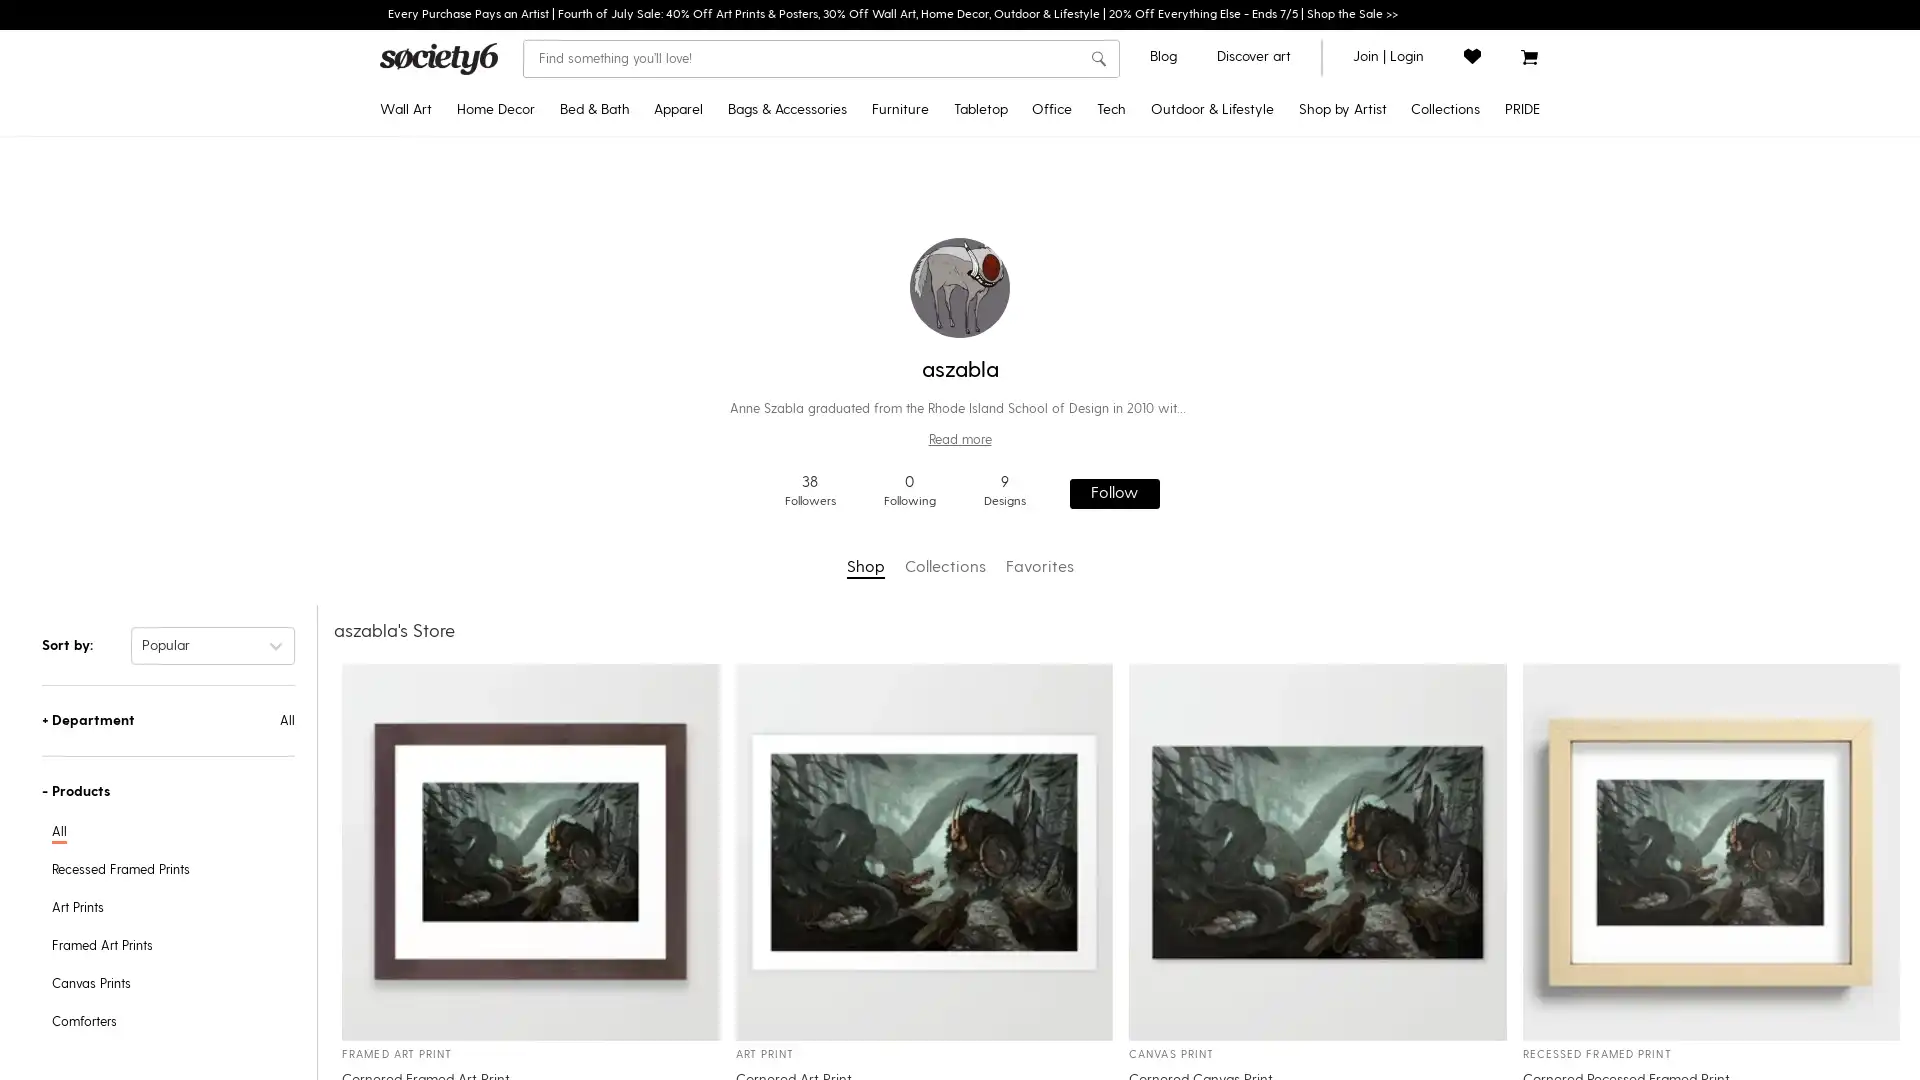  I want to click on Collections, so click(1445, 110).